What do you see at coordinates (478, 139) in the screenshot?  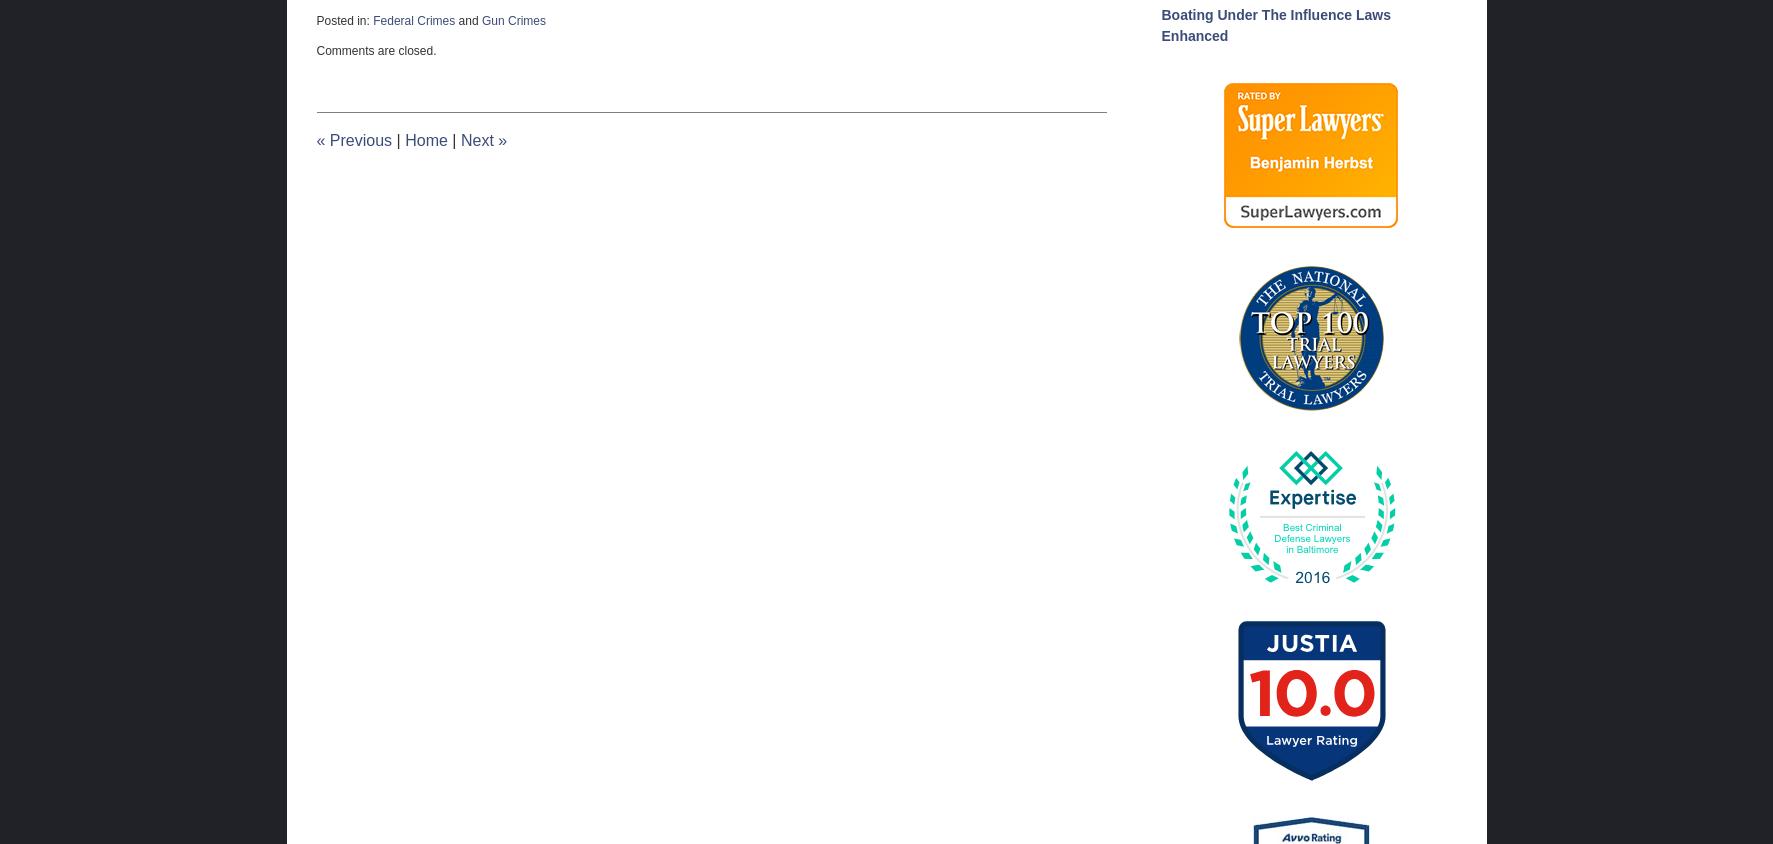 I see `'Next'` at bounding box center [478, 139].